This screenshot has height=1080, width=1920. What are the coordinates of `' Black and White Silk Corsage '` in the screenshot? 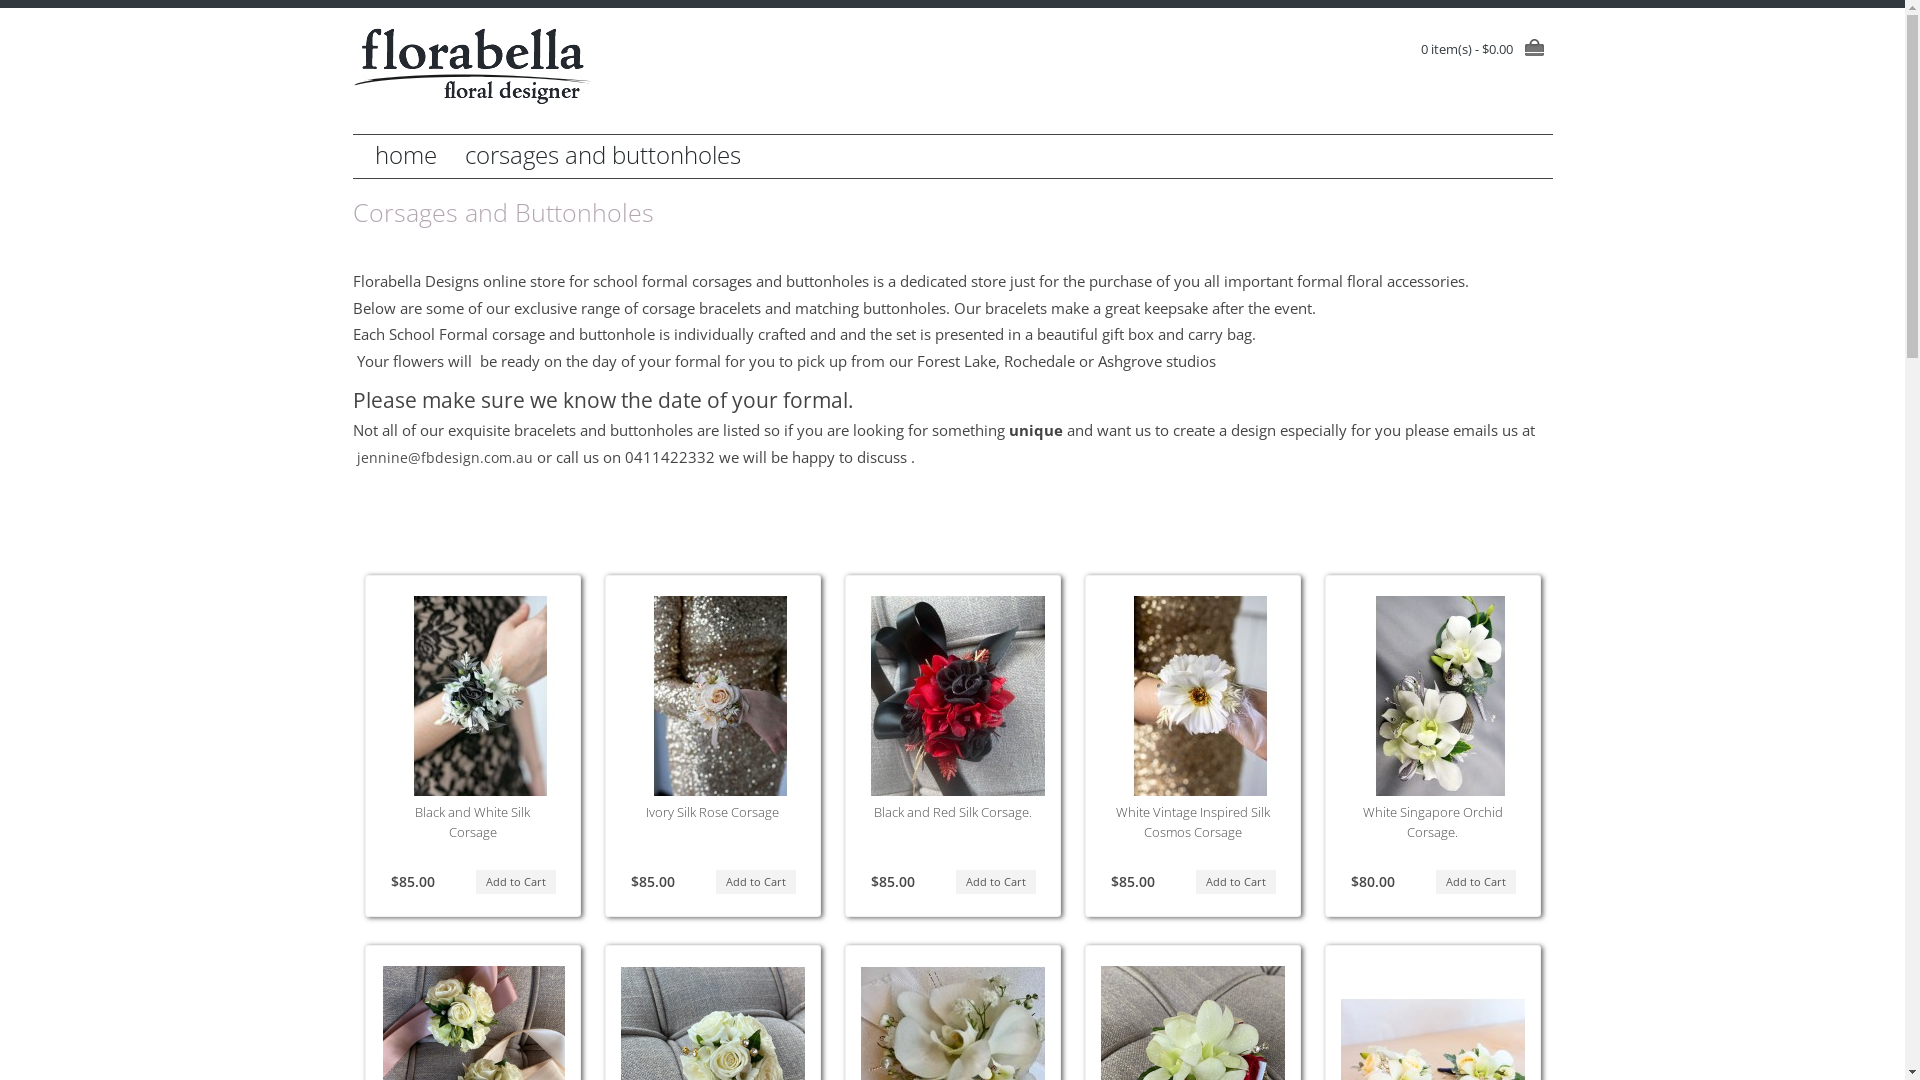 It's located at (379, 694).